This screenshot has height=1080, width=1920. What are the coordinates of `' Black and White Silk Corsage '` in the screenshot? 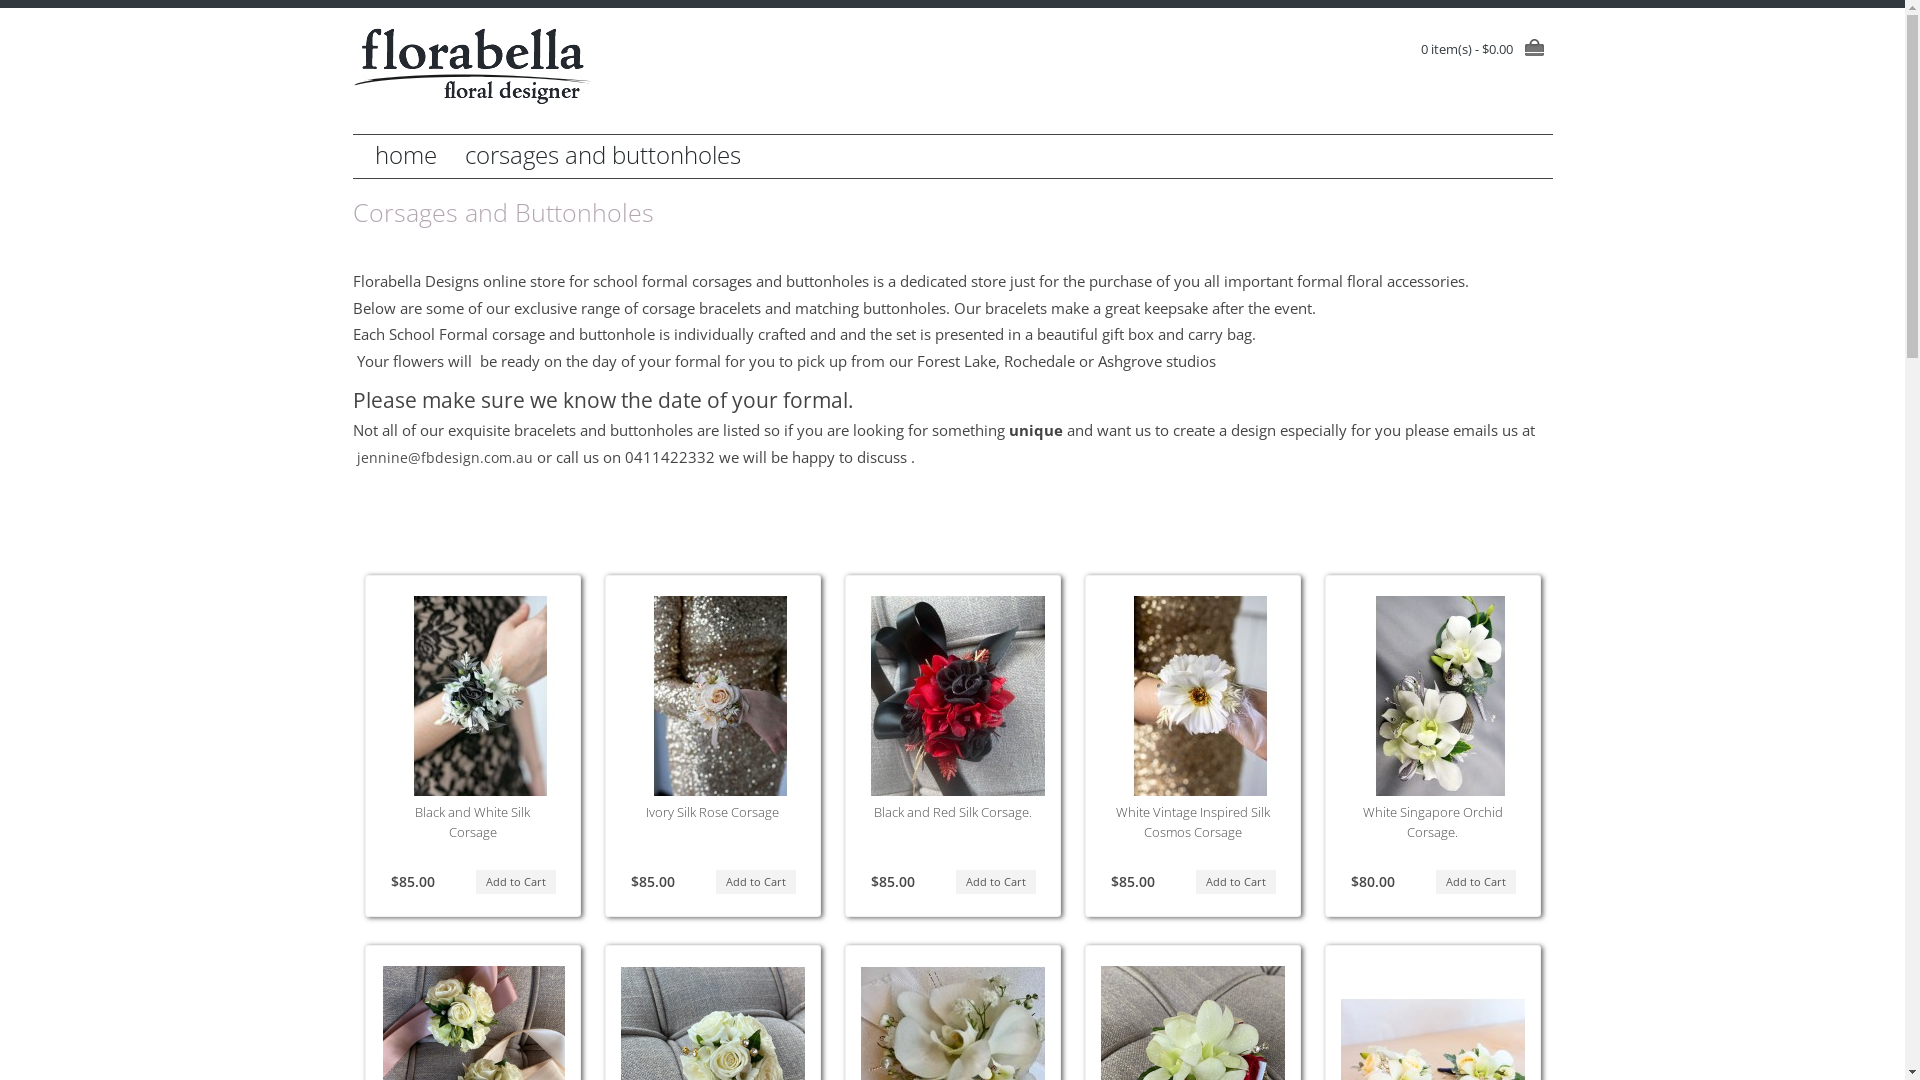 It's located at (379, 694).